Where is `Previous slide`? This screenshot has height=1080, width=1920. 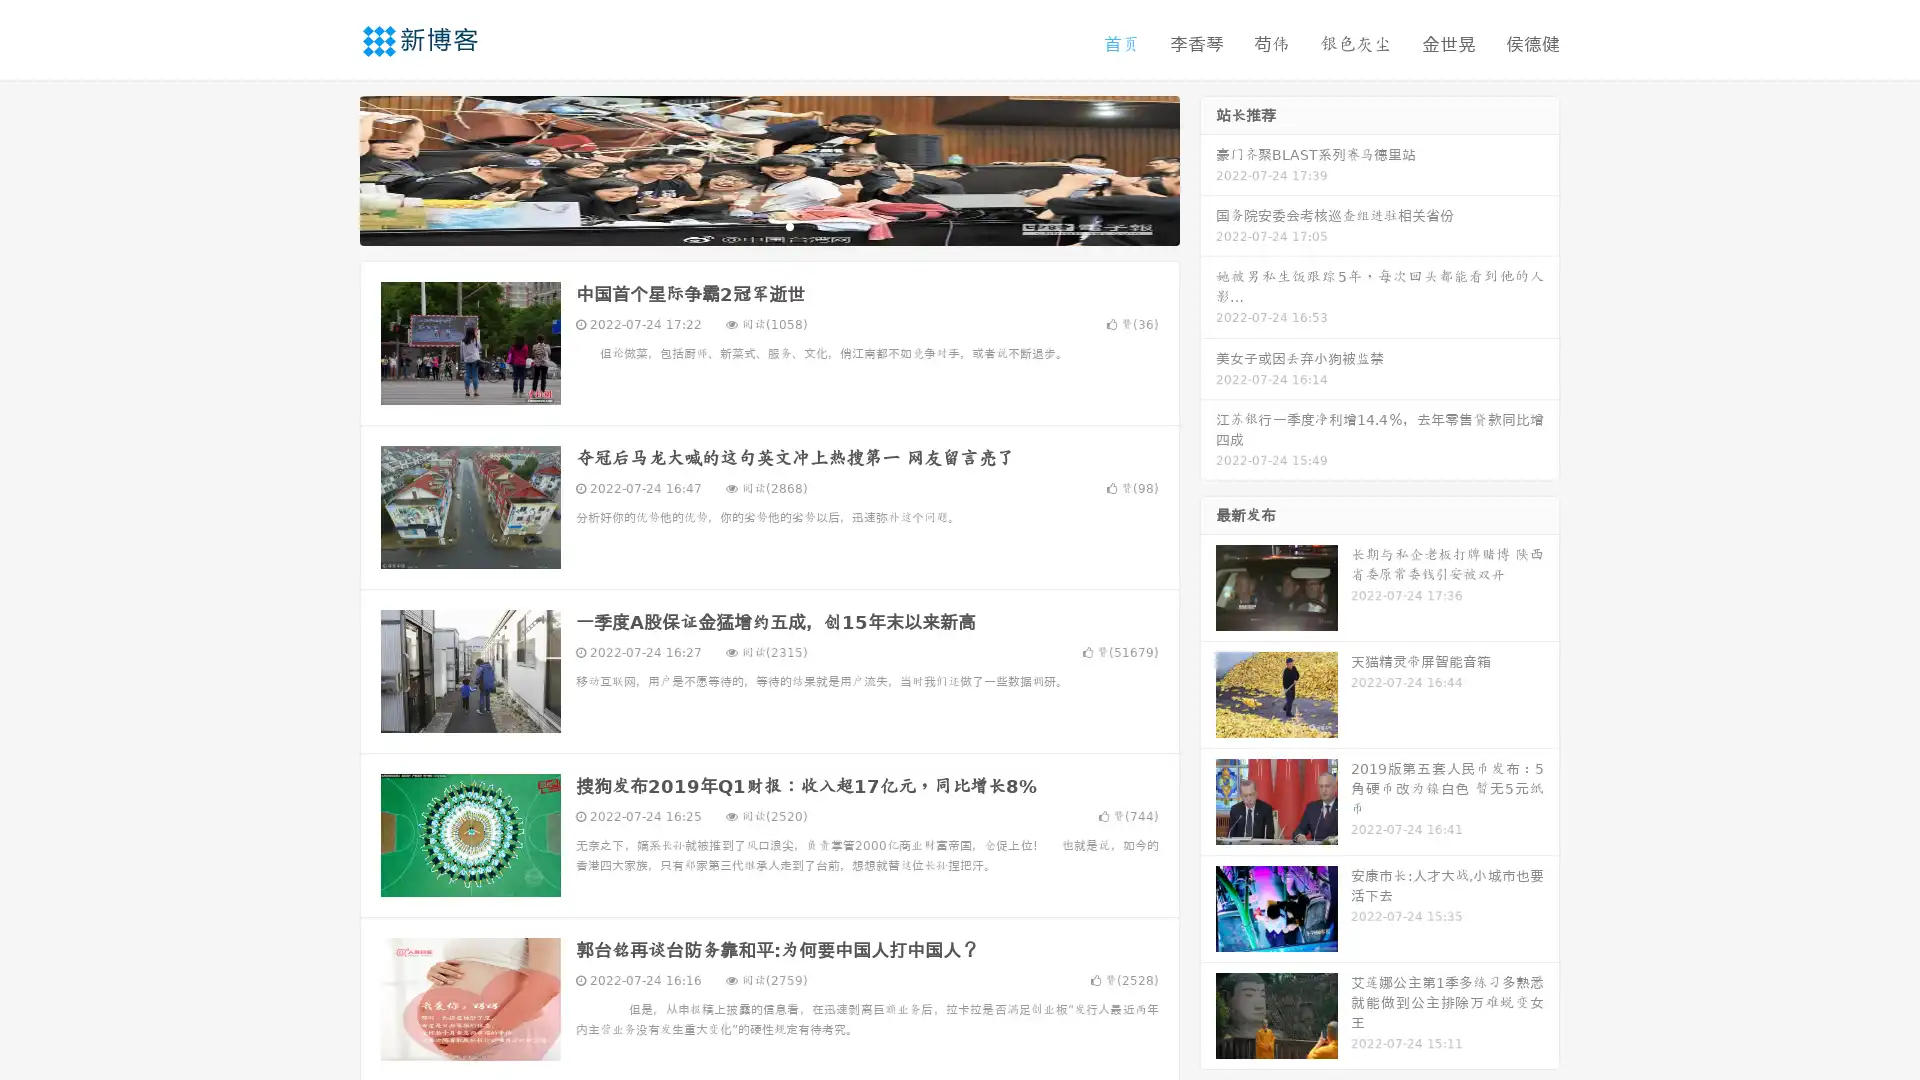
Previous slide is located at coordinates (330, 168).